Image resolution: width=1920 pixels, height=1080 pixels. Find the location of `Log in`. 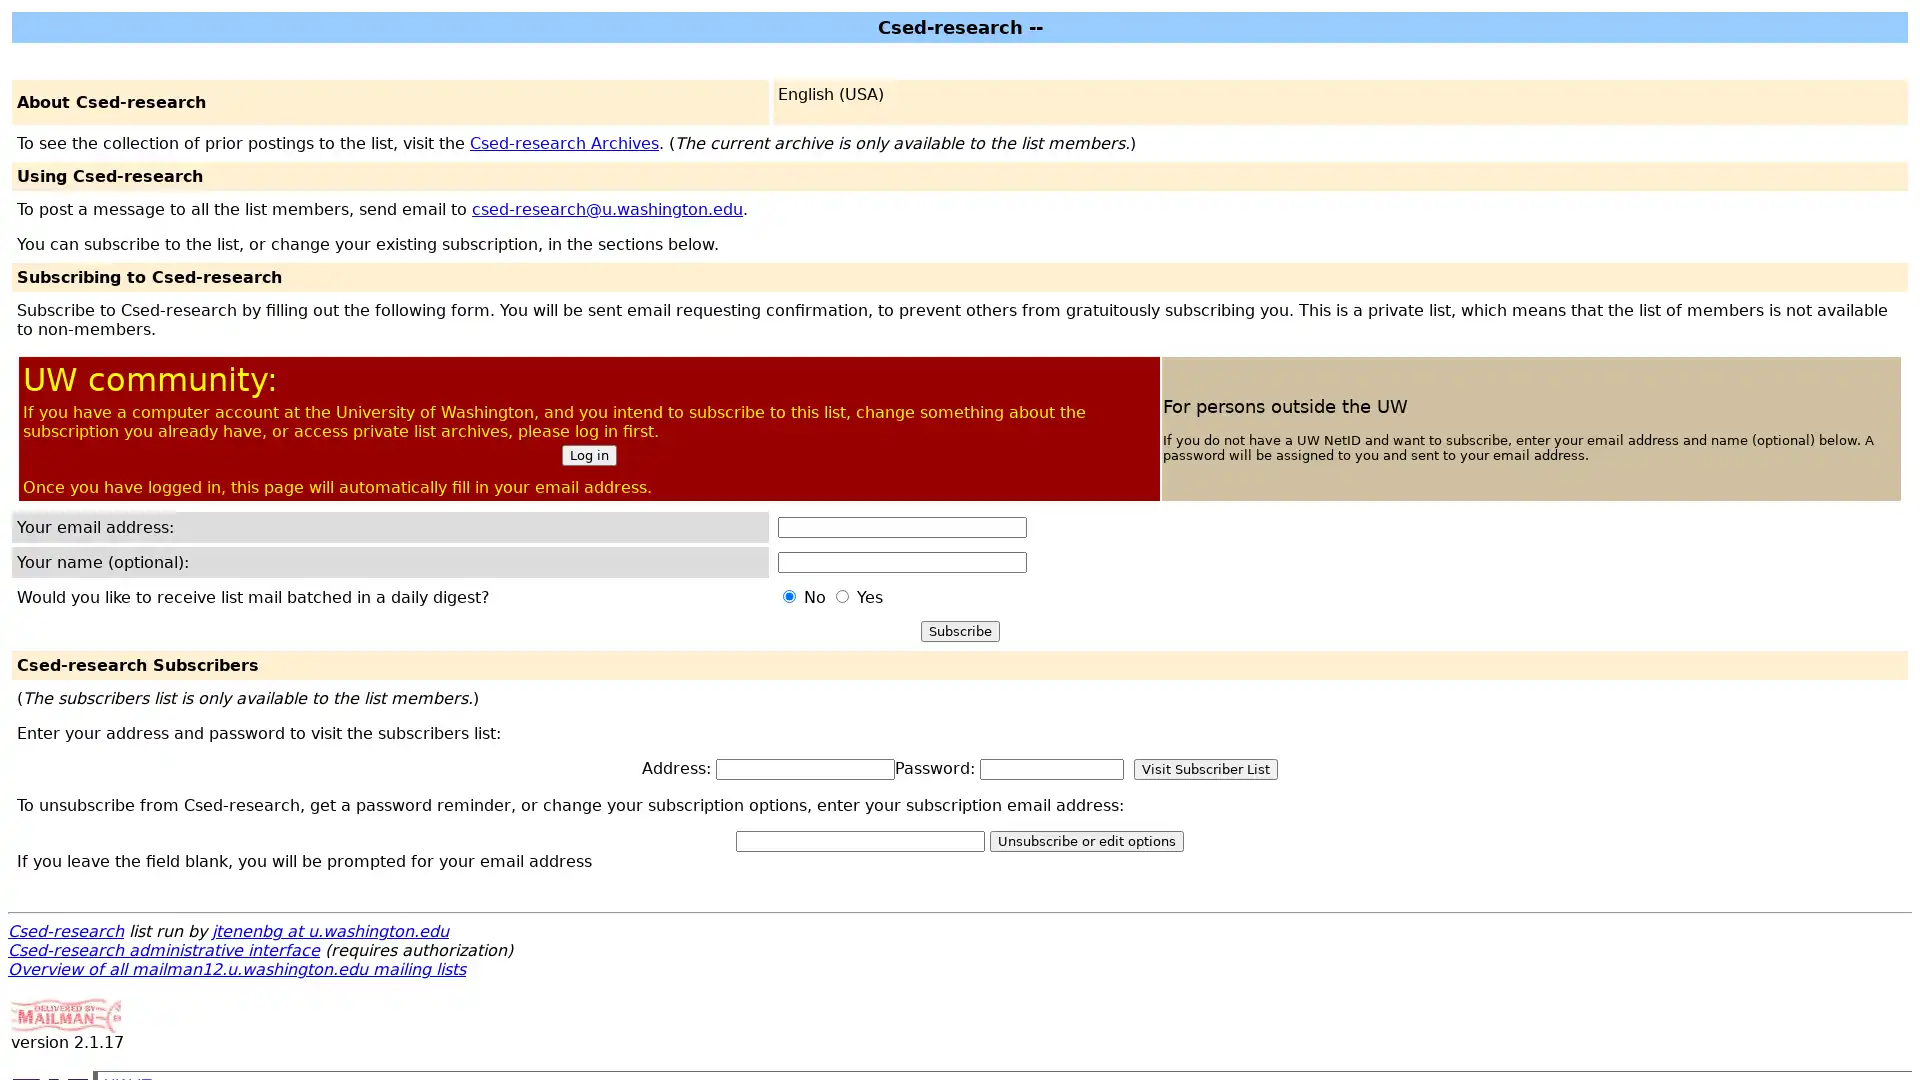

Log in is located at coordinates (588, 455).